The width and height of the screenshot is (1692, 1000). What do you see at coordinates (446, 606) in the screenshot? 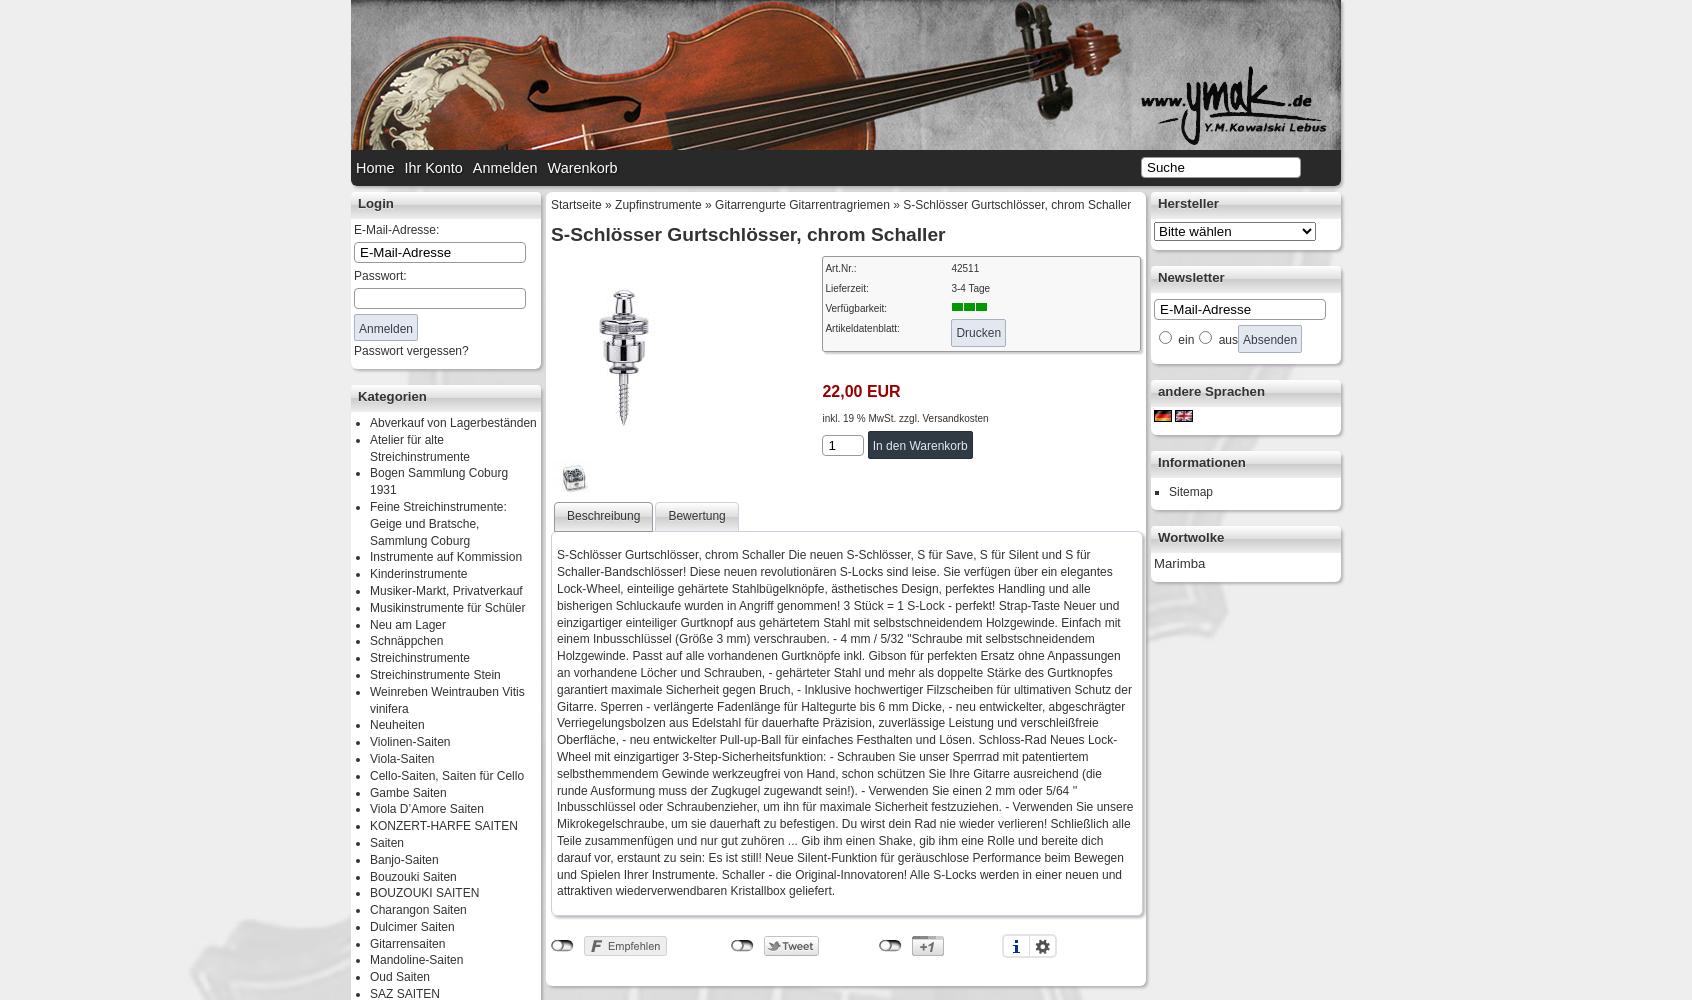
I see `'Musikinstrumente für Schüler'` at bounding box center [446, 606].